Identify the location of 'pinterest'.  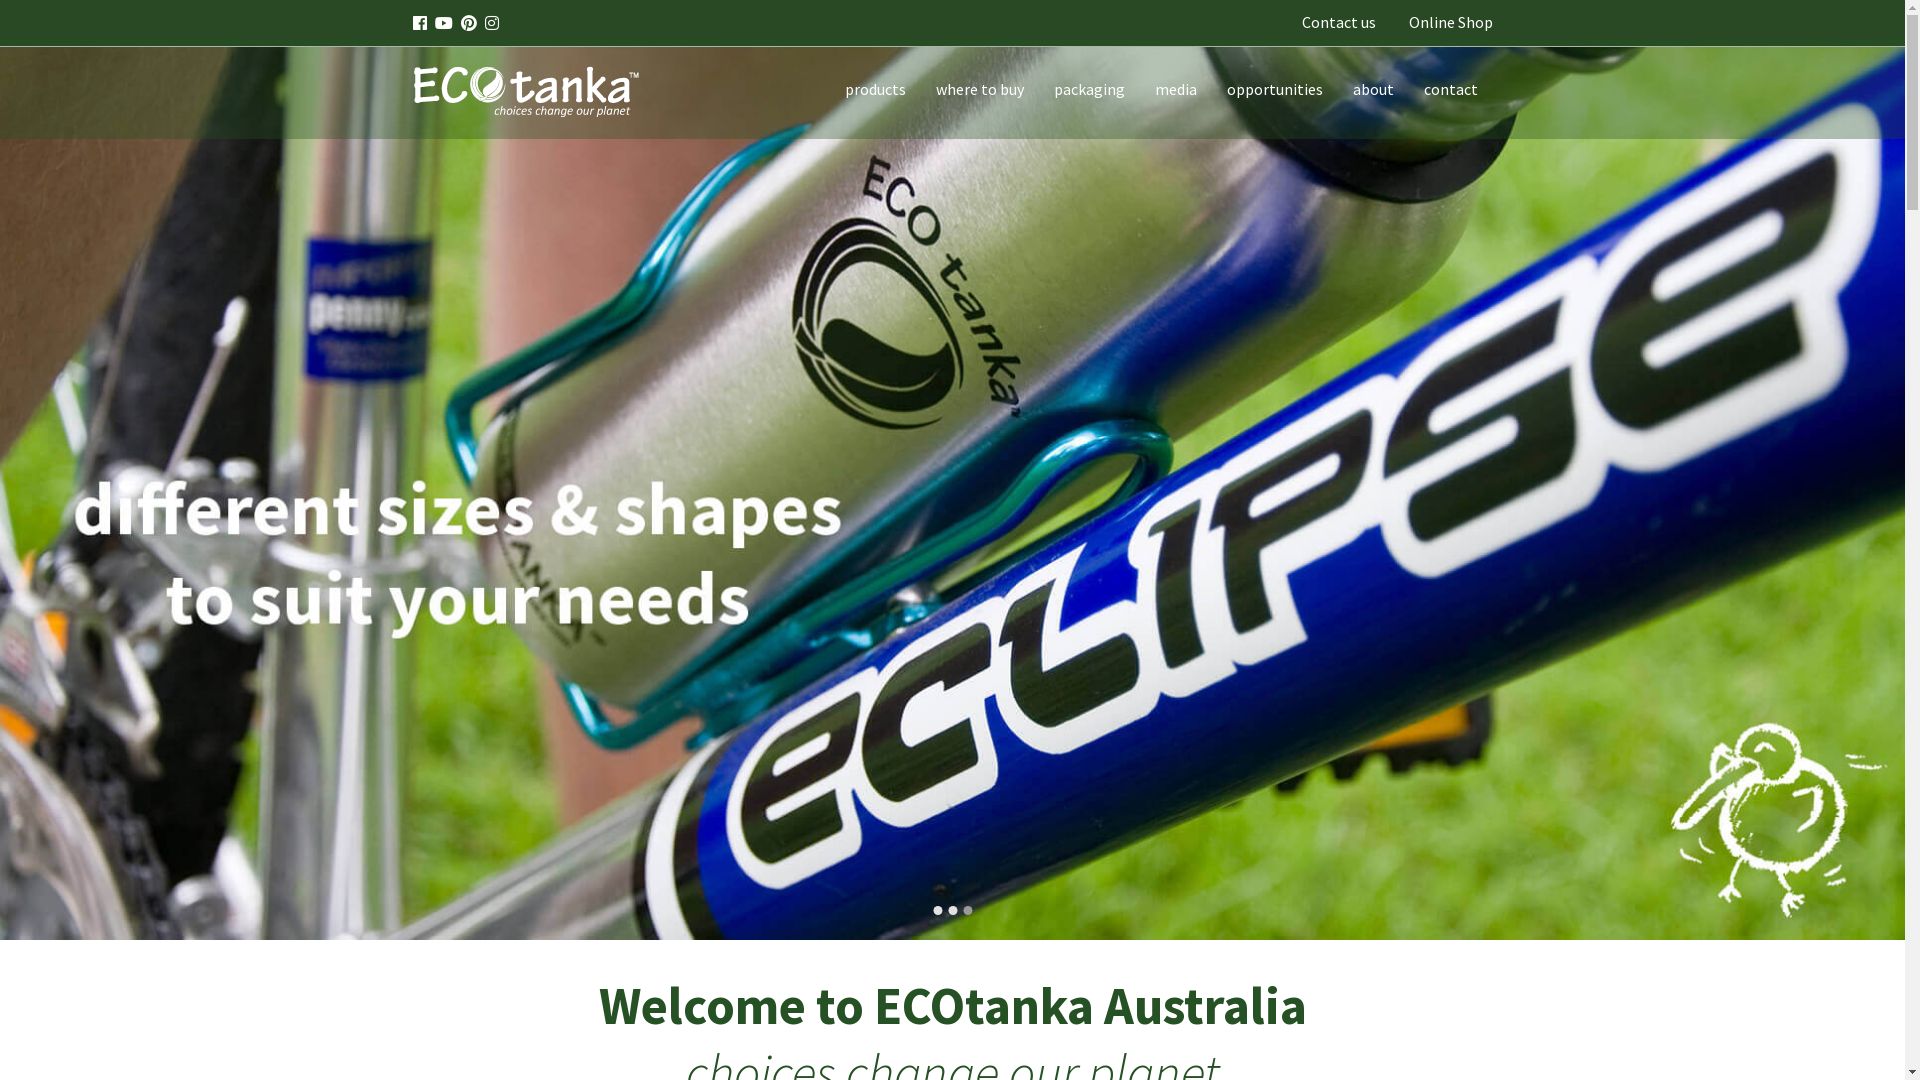
(467, 23).